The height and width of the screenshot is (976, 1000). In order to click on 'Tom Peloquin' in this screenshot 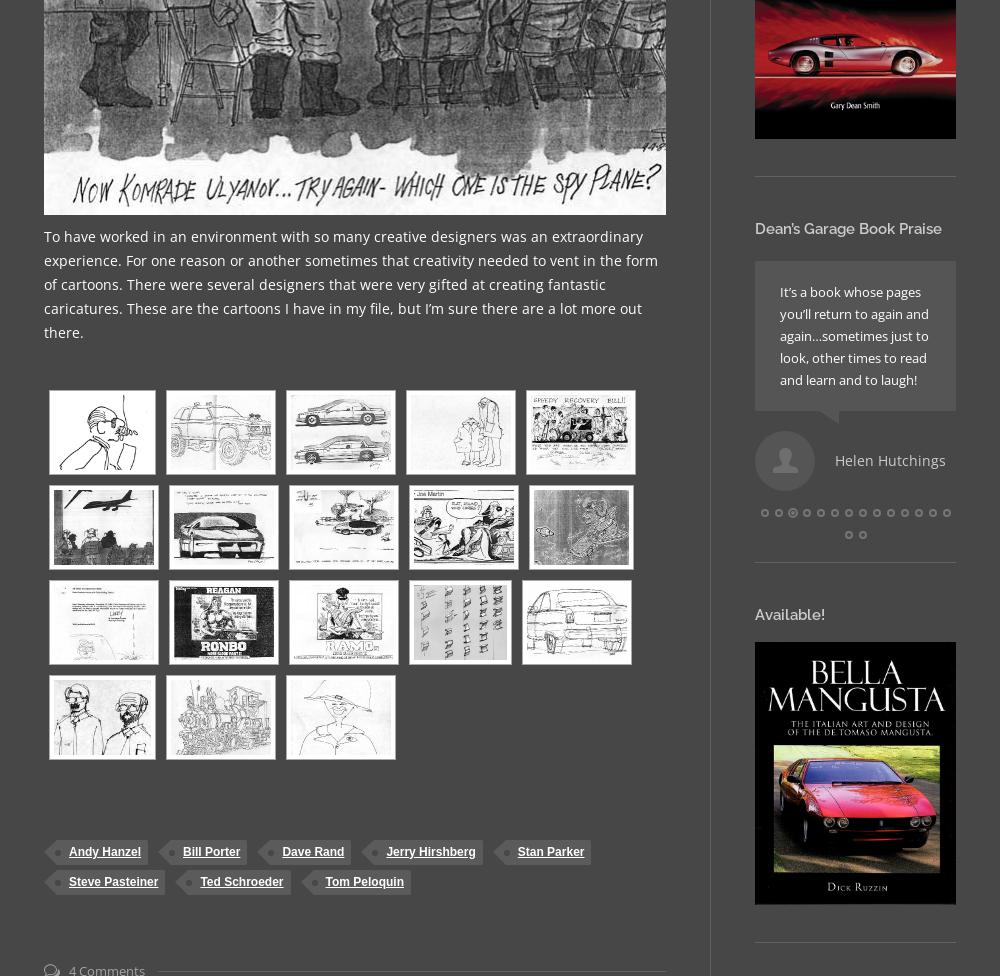, I will do `click(363, 881)`.